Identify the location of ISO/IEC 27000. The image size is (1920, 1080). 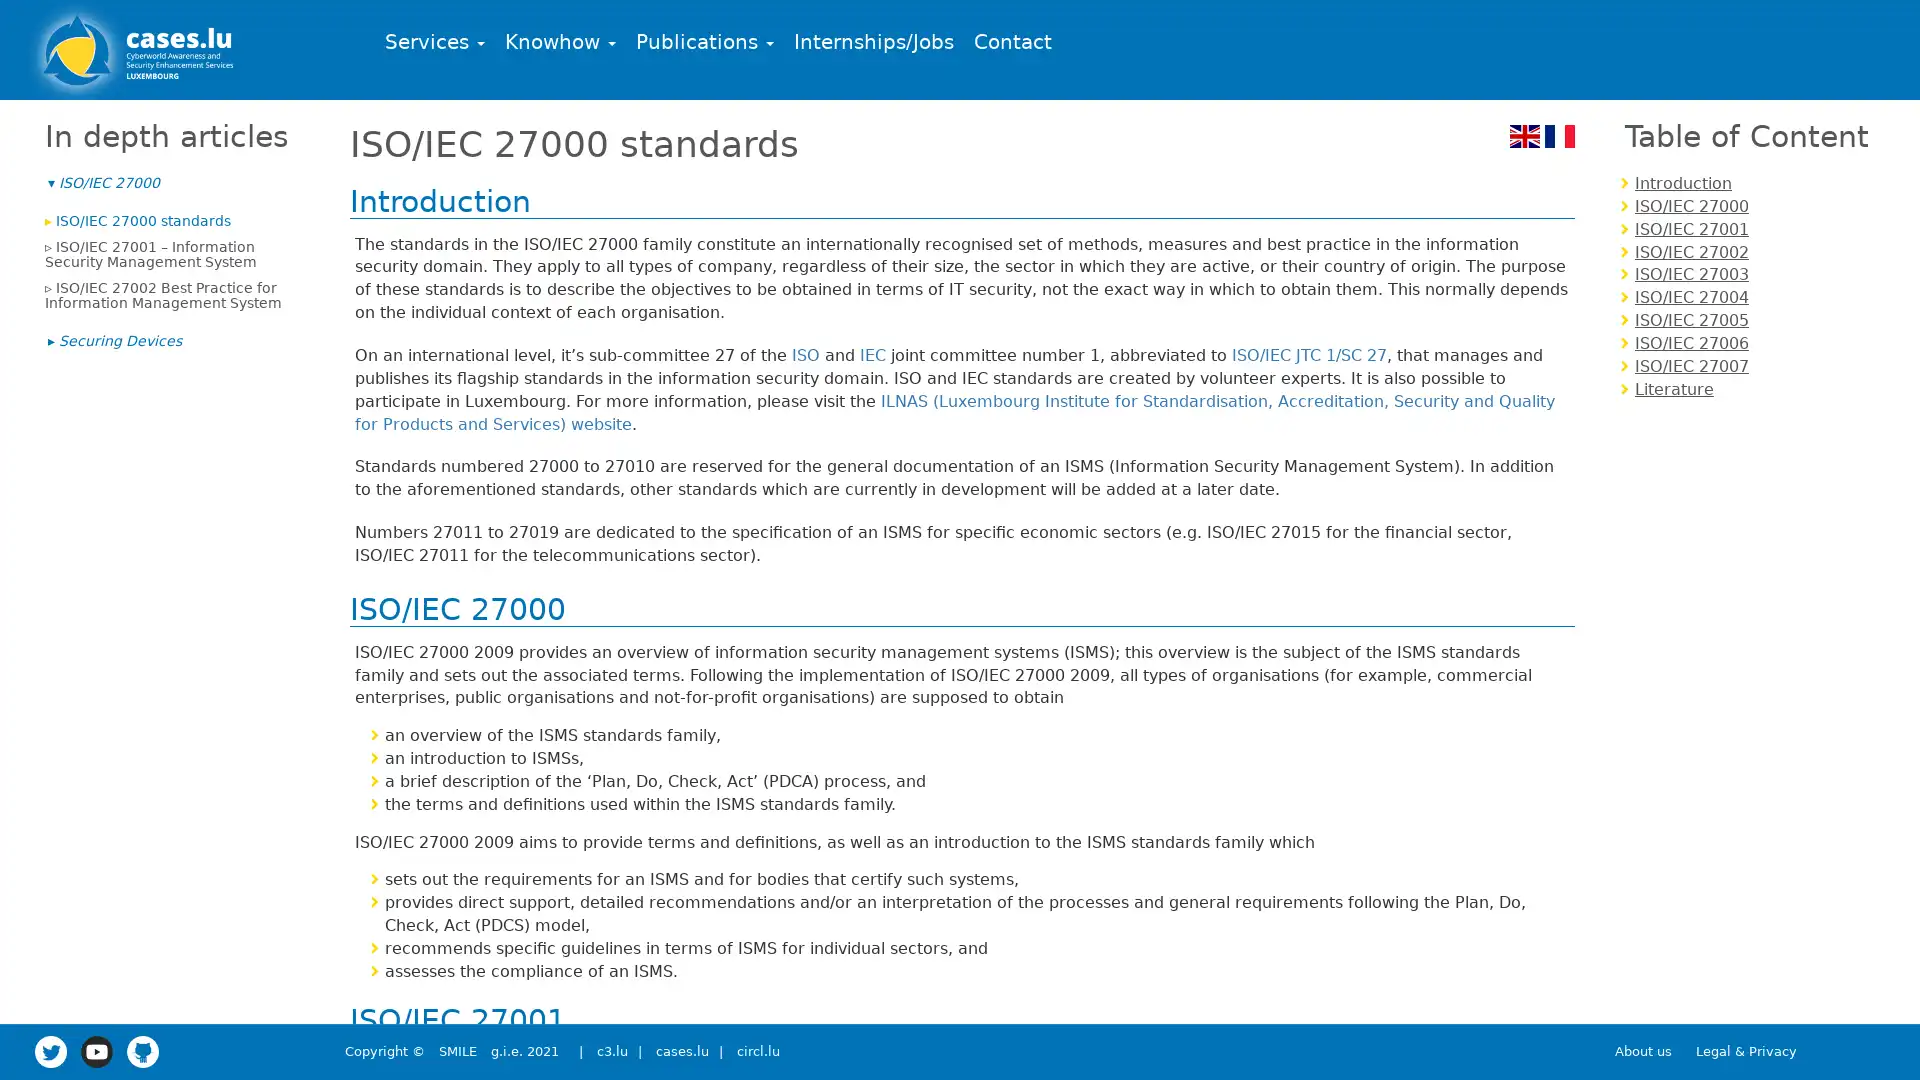
(172, 183).